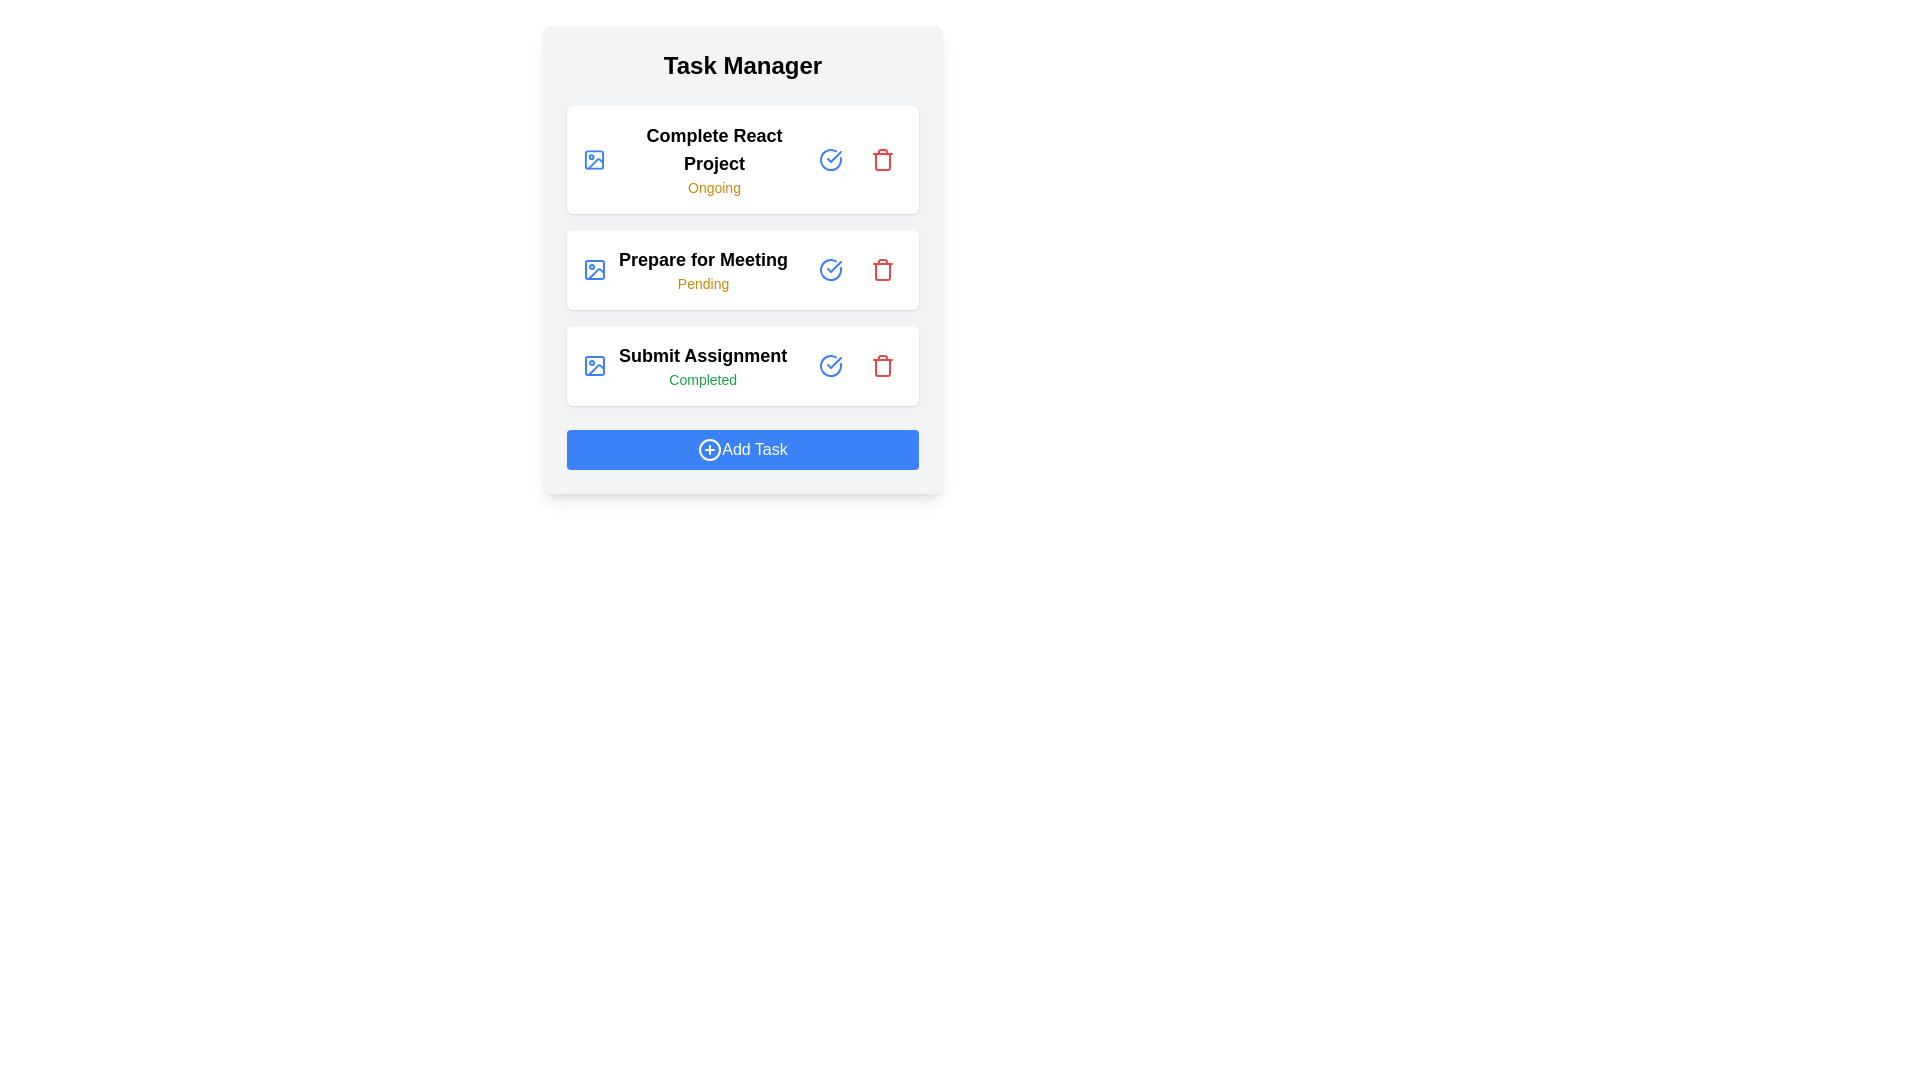 This screenshot has height=1080, width=1920. I want to click on 'Check Circle' button for the task with title Complete React Project, so click(830, 158).